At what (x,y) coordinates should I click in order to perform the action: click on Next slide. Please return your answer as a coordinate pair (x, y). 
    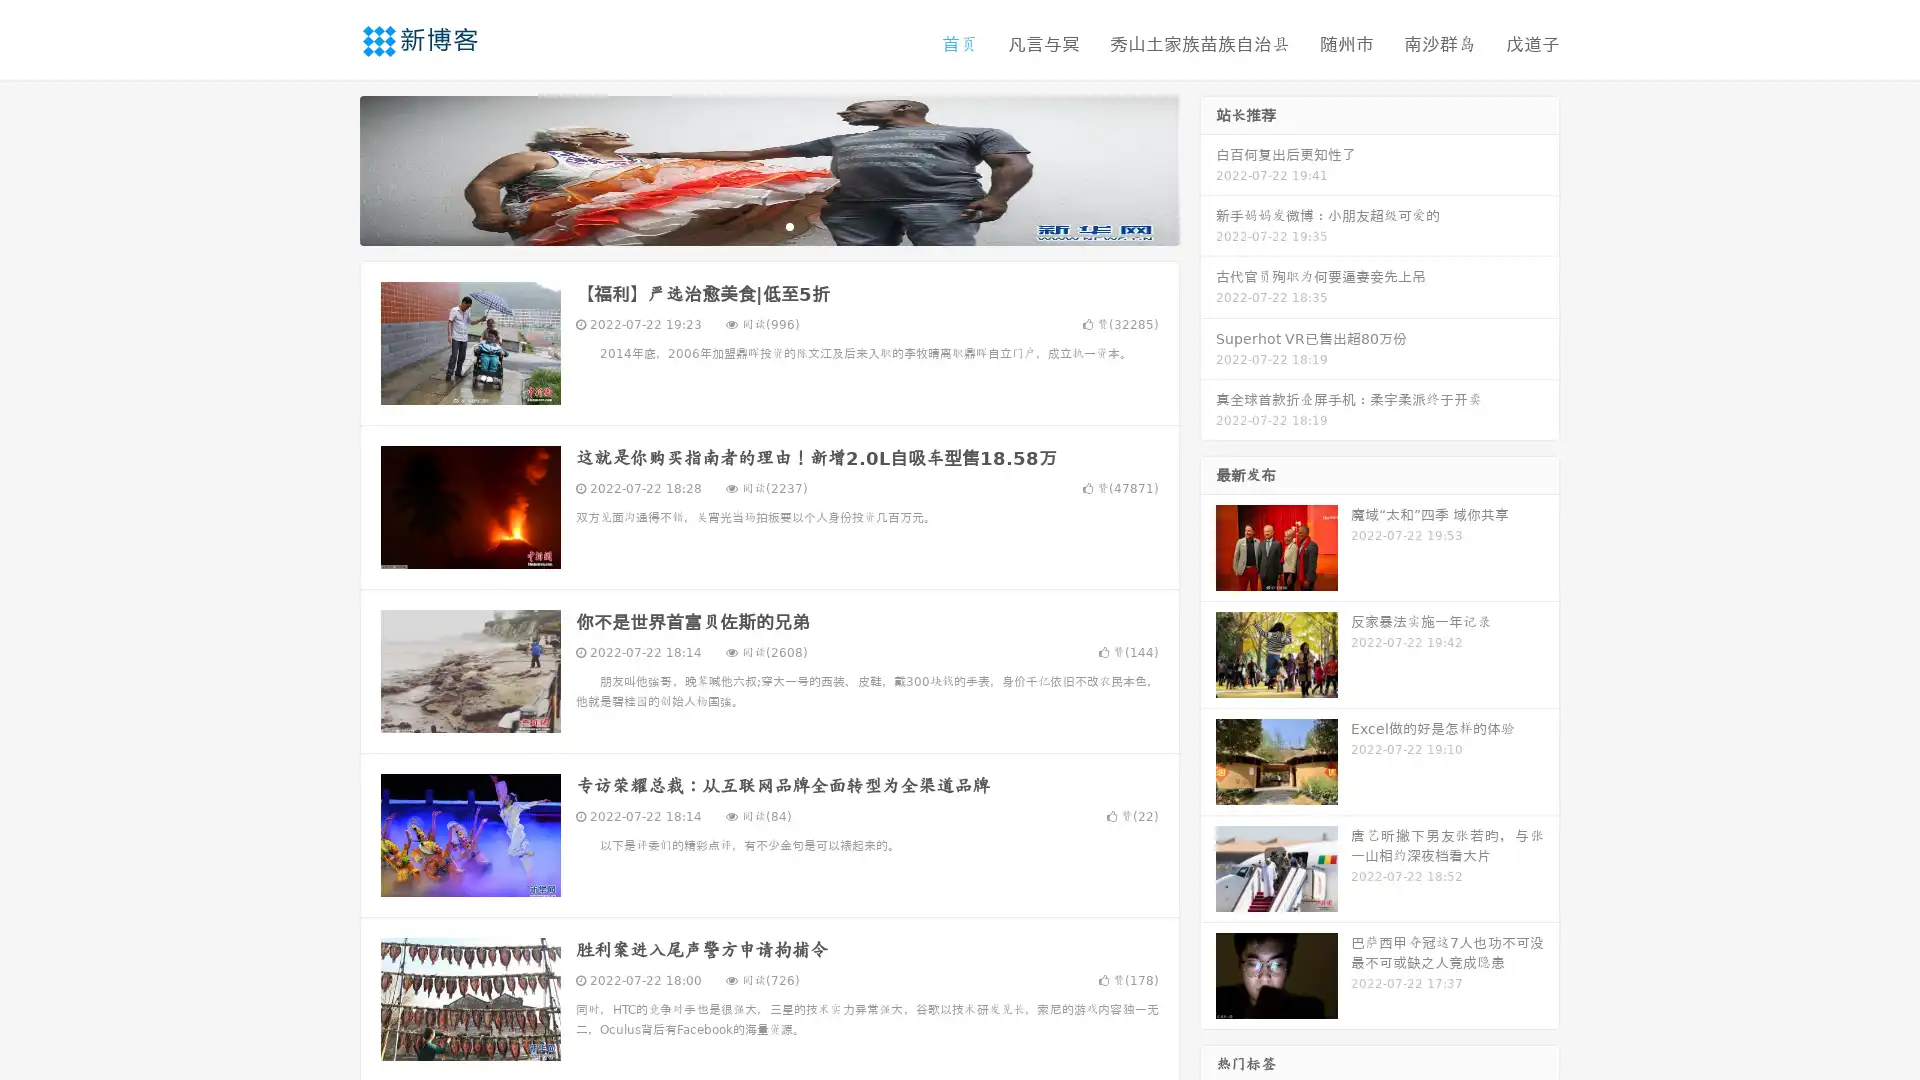
    Looking at the image, I should click on (1208, 168).